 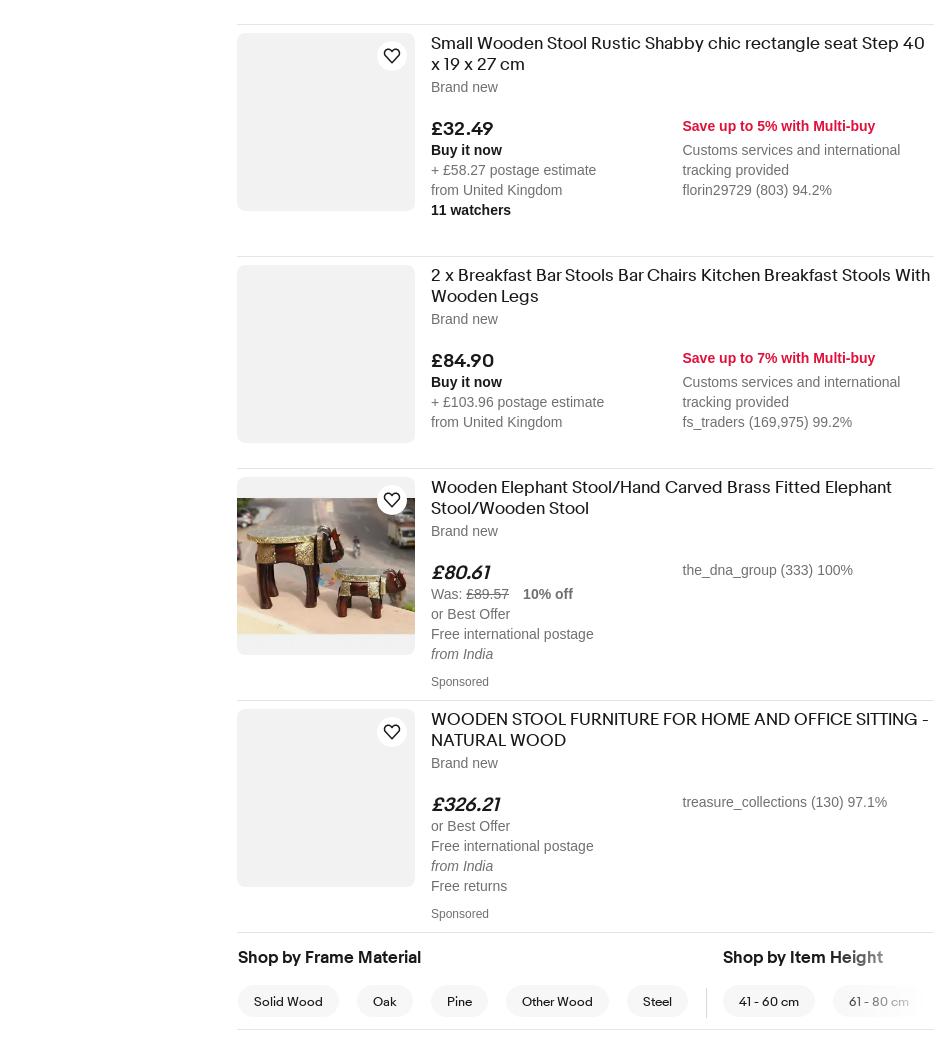 I want to click on '£84.90', so click(x=461, y=359).